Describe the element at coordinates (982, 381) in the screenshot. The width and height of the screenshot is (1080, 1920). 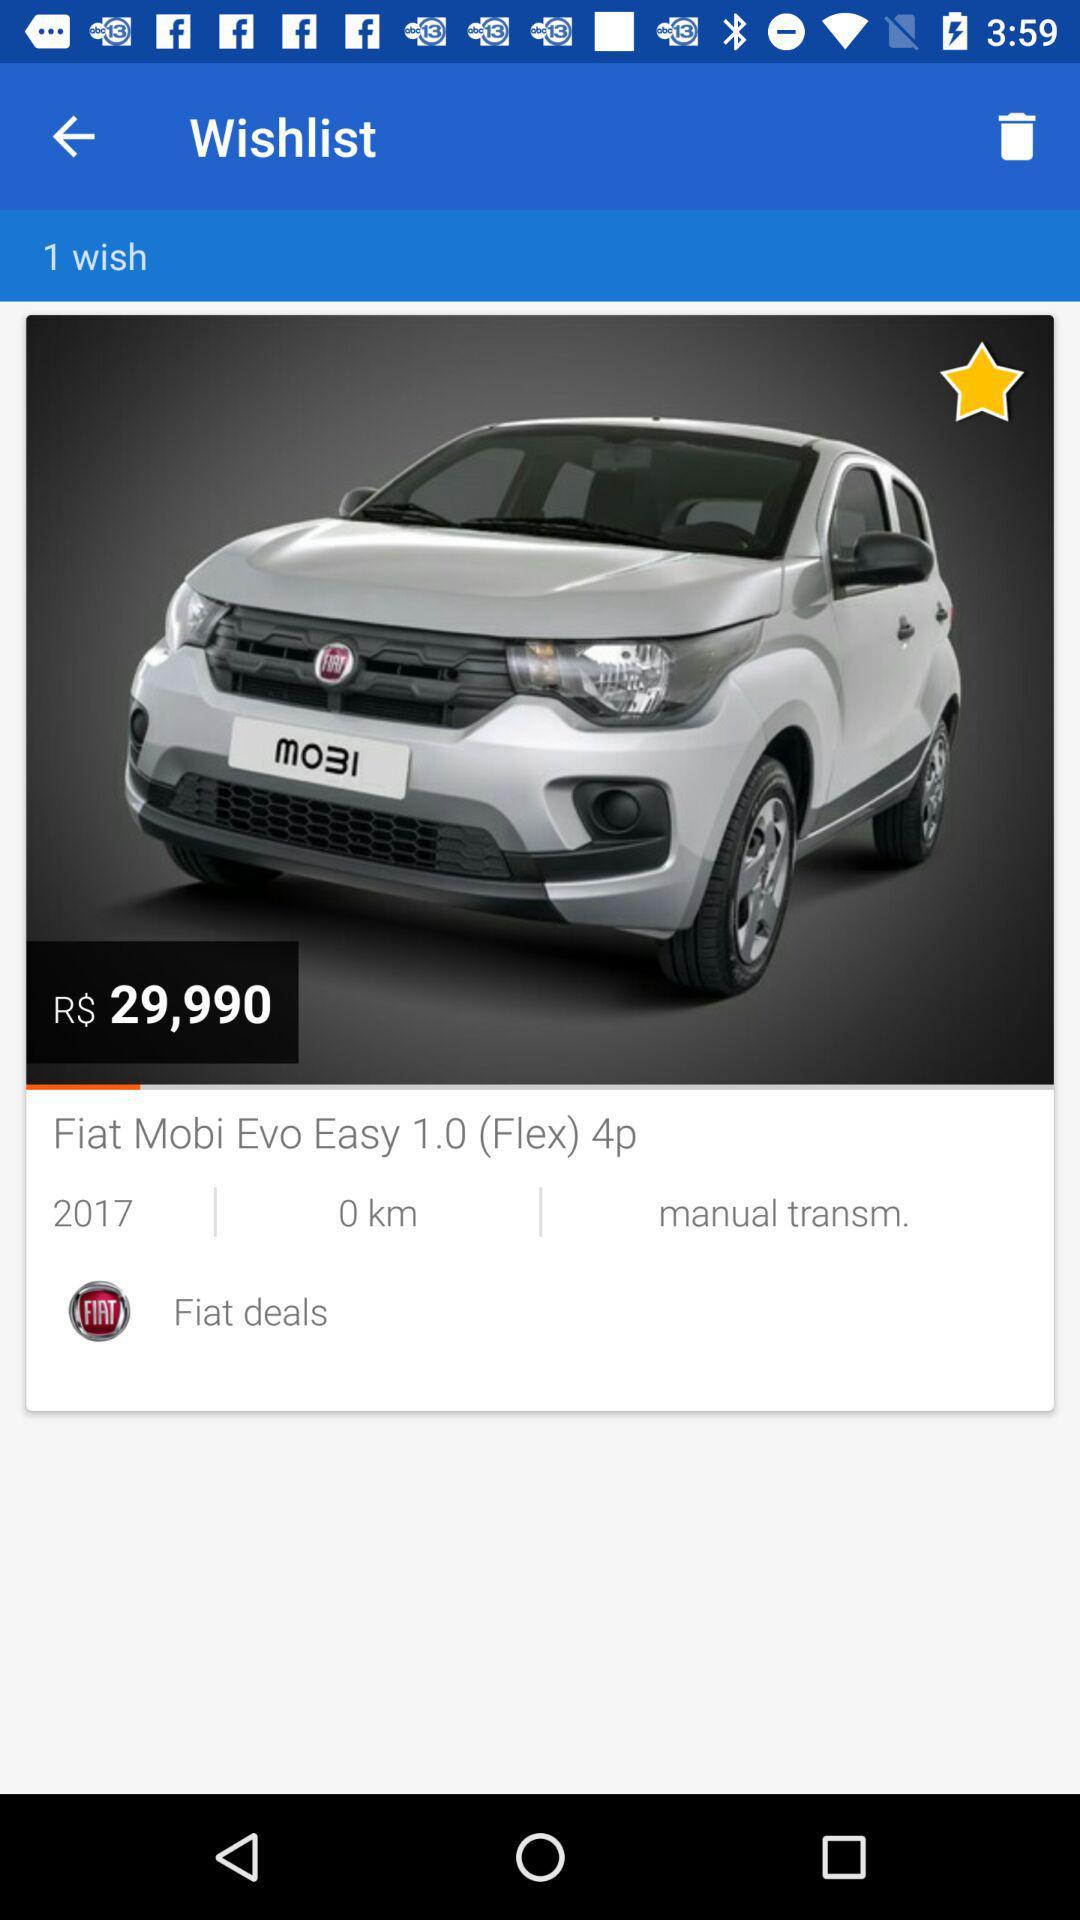
I see `the item below the 1 wish icon` at that location.